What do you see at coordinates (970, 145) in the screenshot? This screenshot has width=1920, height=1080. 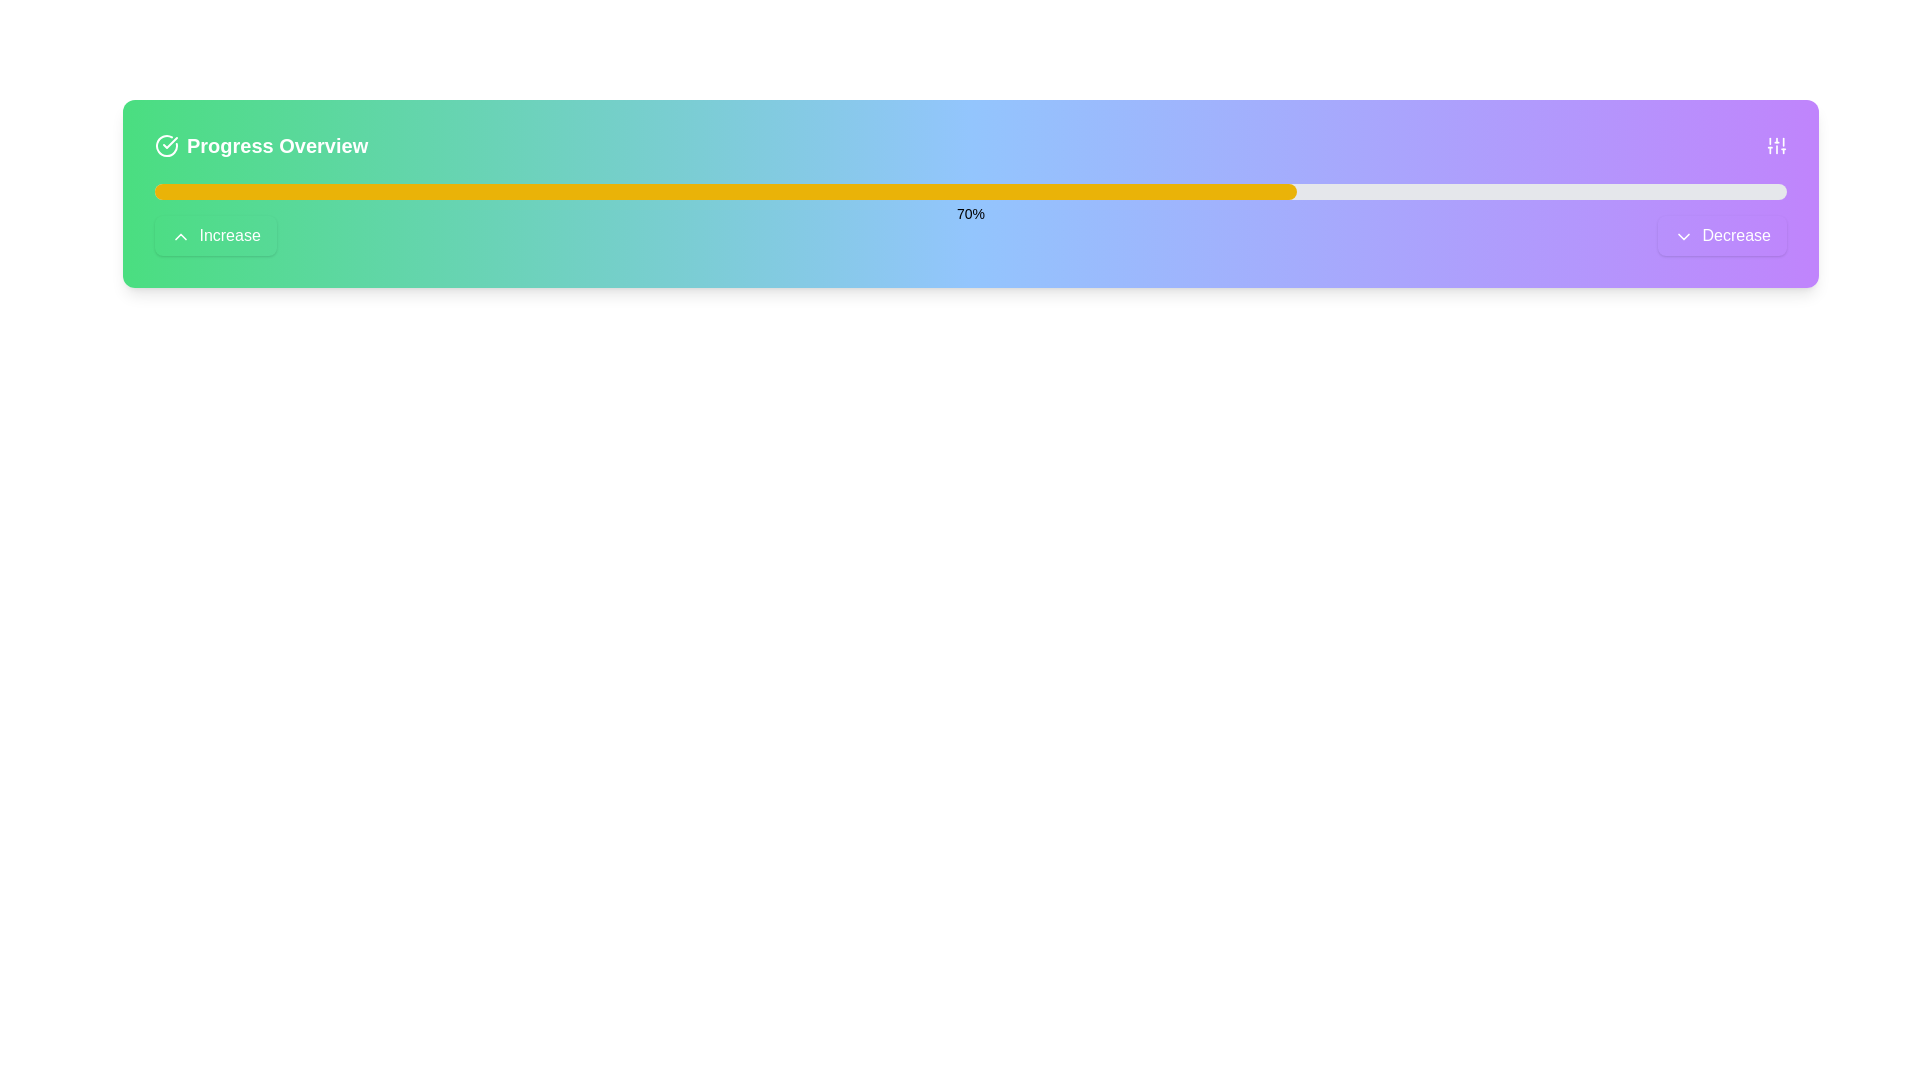 I see `icons located to the right of the 'Progress Overview' text label for additional functionality` at bounding box center [970, 145].